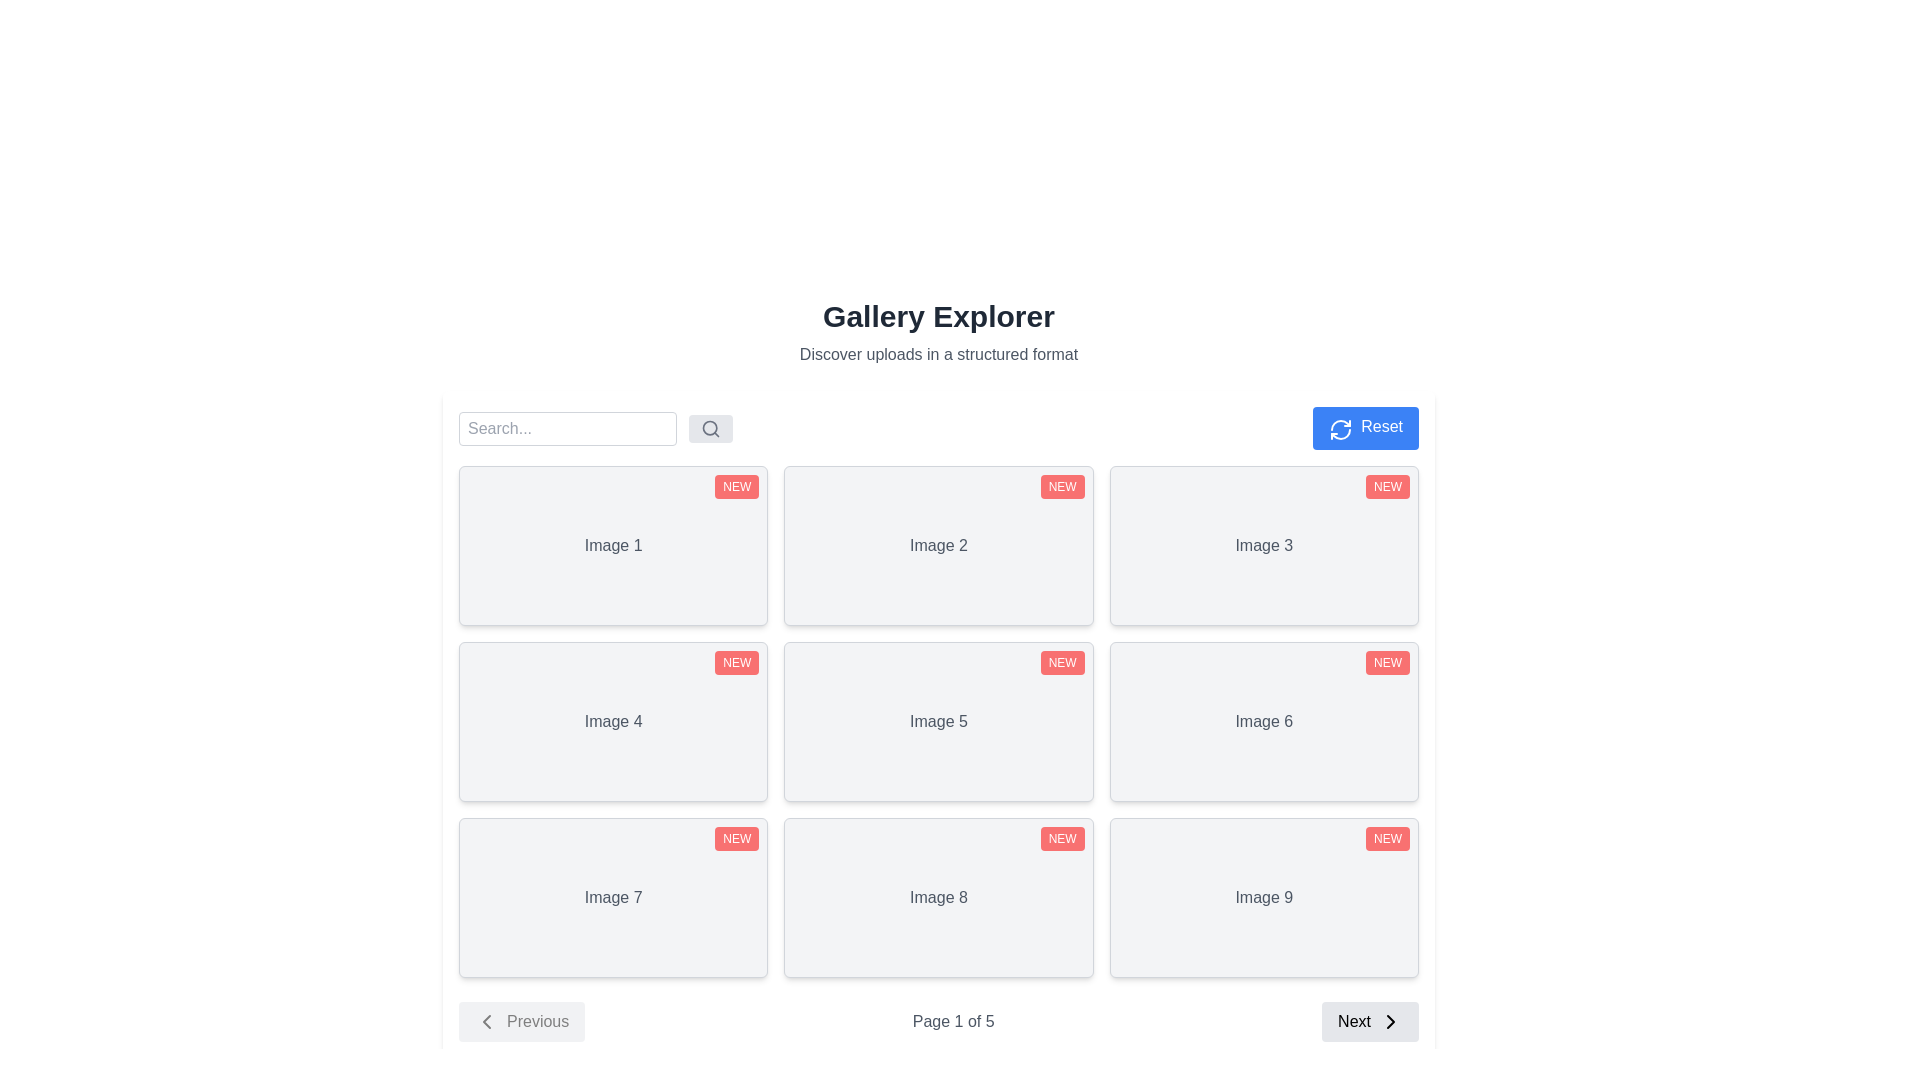 The width and height of the screenshot is (1920, 1080). What do you see at coordinates (612, 897) in the screenshot?
I see `the Gallery Item Box containing 'Image 7' with a 'NEW' badge` at bounding box center [612, 897].